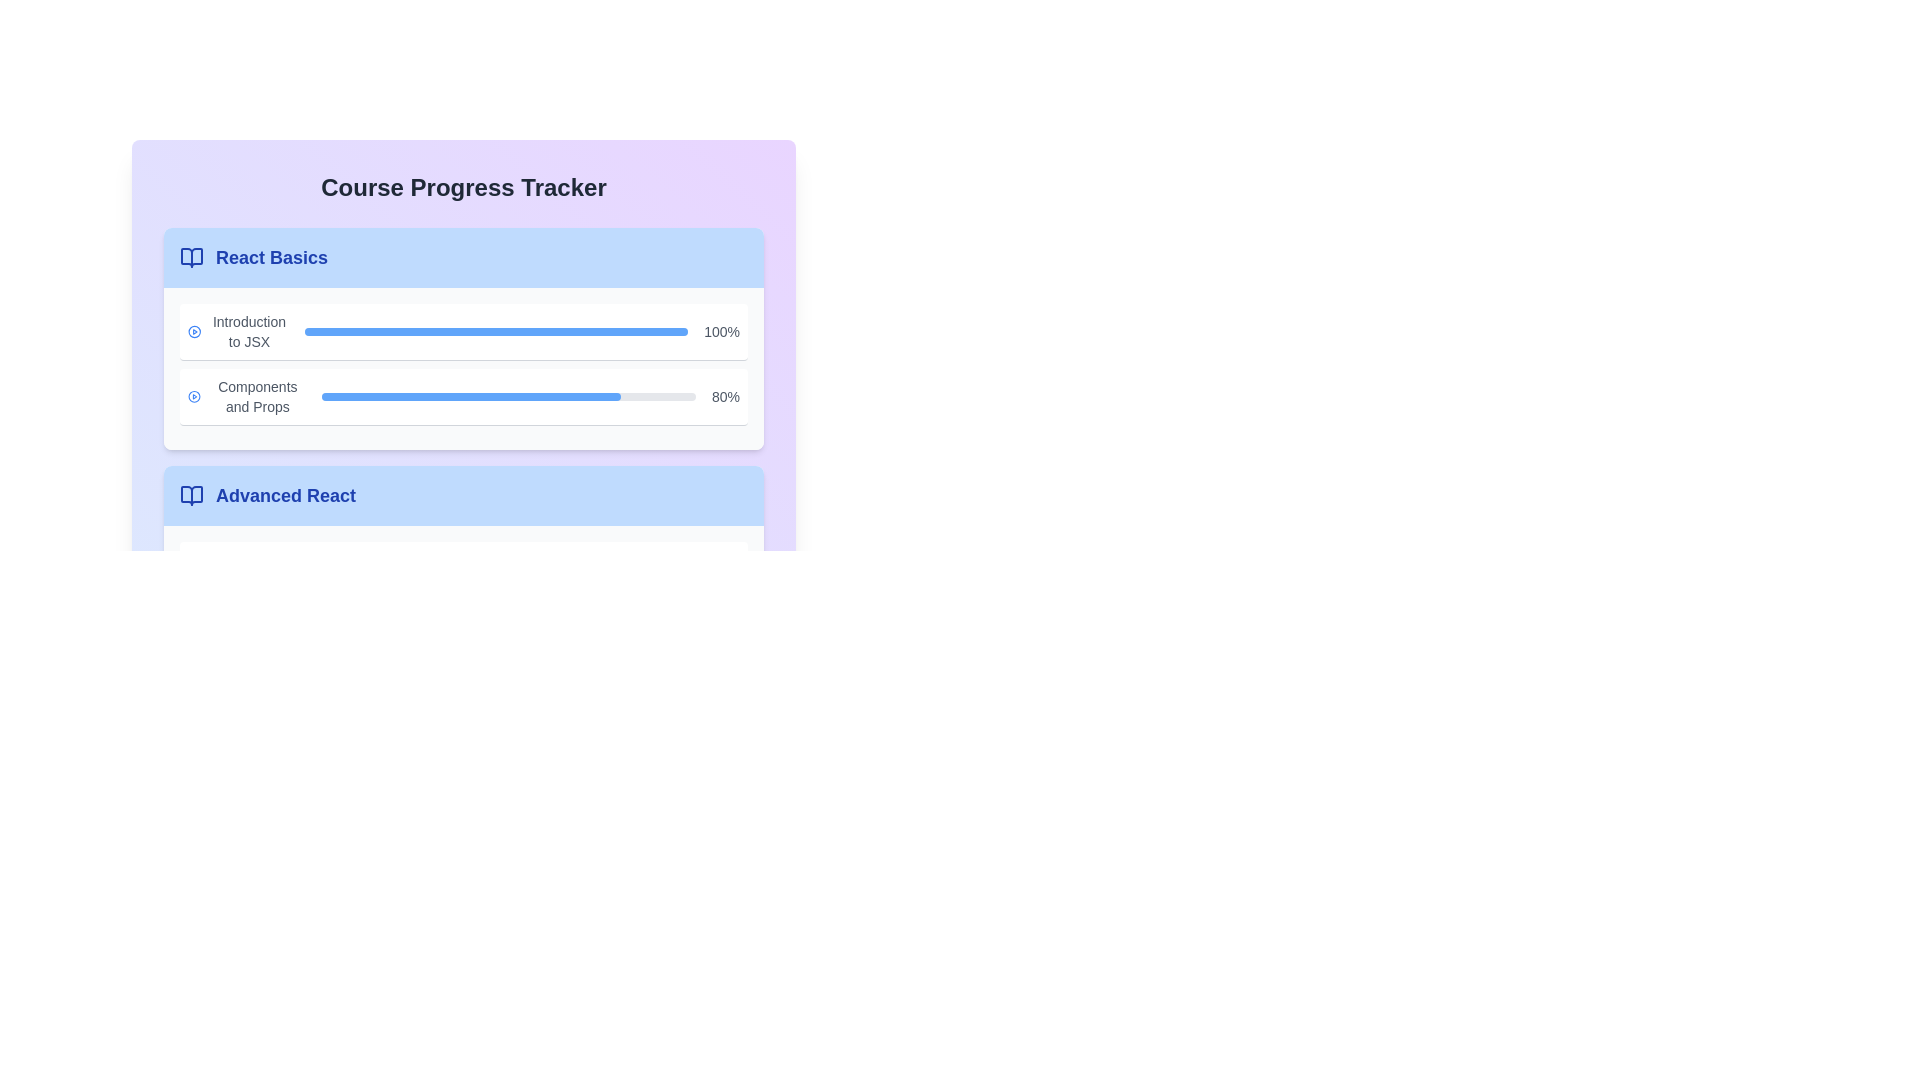 Image resolution: width=1920 pixels, height=1080 pixels. Describe the element at coordinates (238, 330) in the screenshot. I see `text element displaying 'Introduction to JSX', which is styled in a smaller gray font and located above the '100%' text in the 'React Basics' section` at that location.